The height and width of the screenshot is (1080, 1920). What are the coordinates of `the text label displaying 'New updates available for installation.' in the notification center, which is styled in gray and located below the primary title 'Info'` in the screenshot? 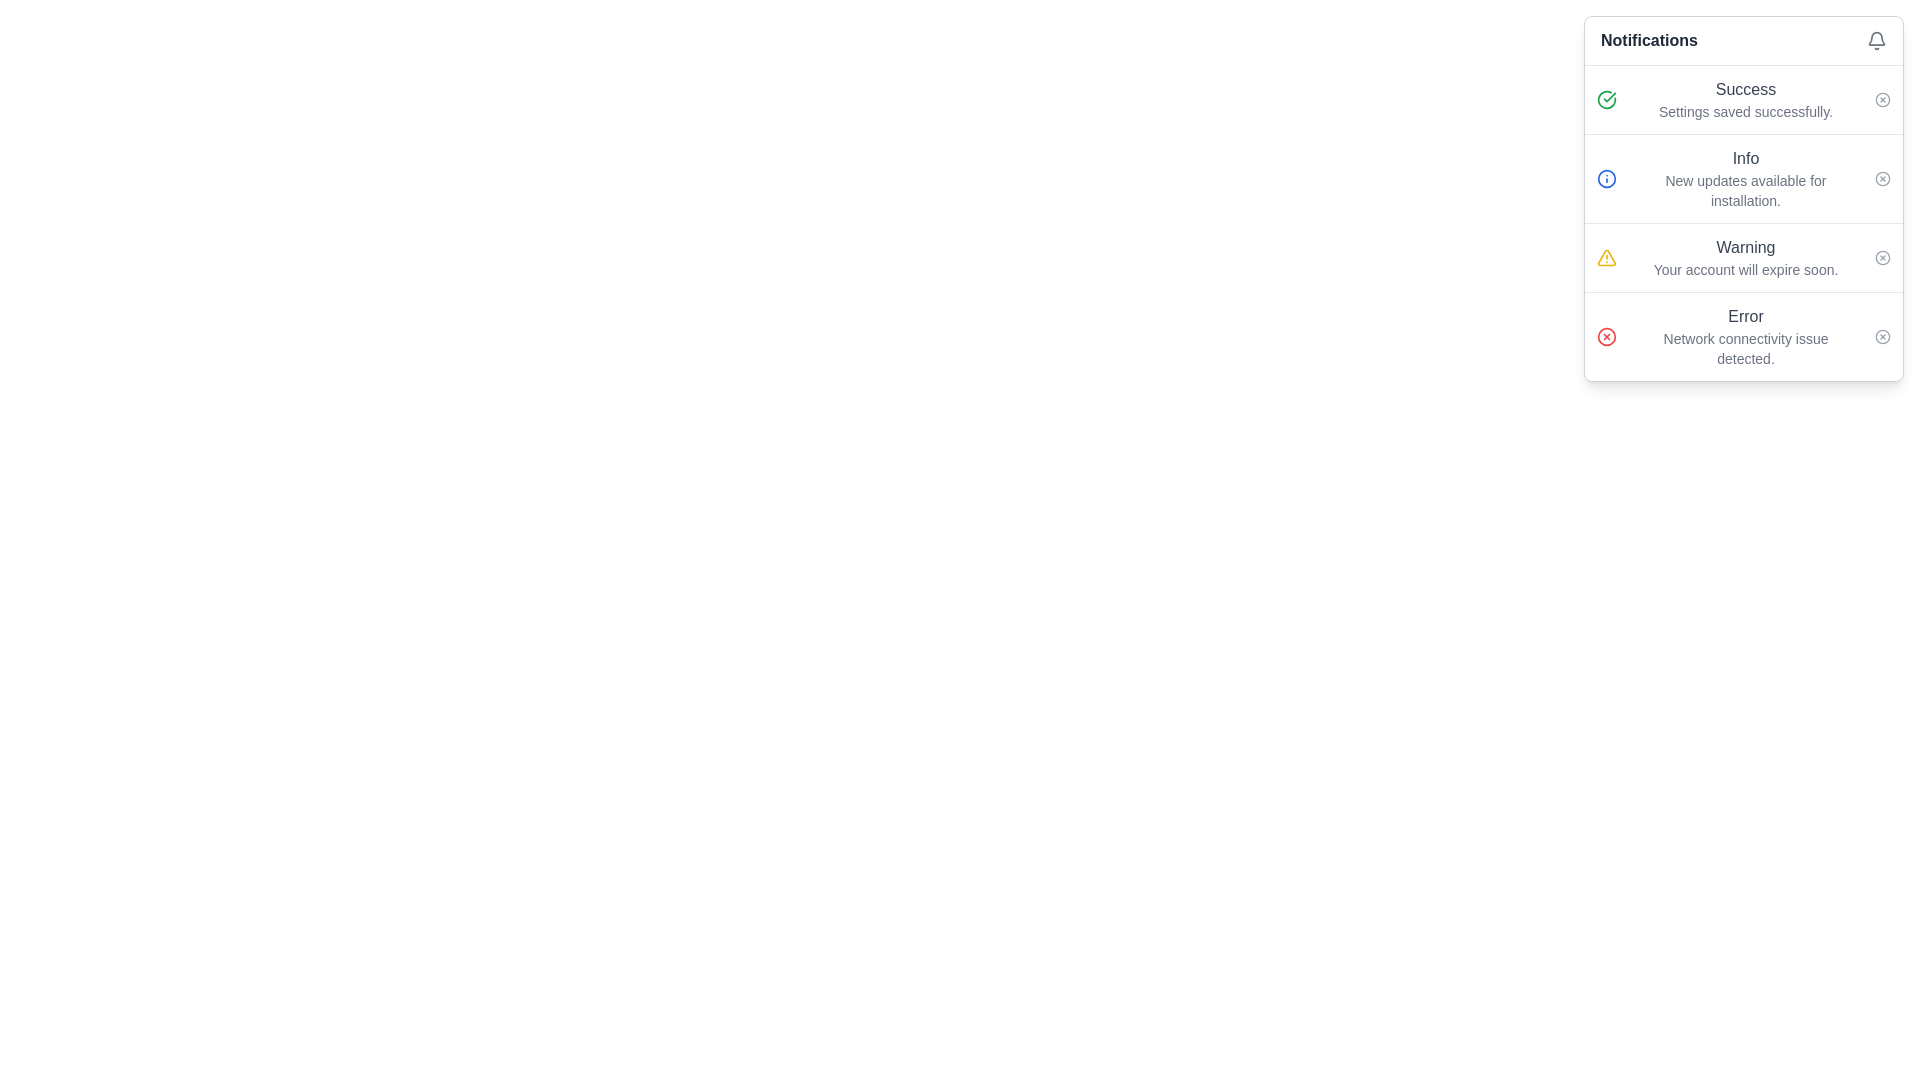 It's located at (1745, 191).